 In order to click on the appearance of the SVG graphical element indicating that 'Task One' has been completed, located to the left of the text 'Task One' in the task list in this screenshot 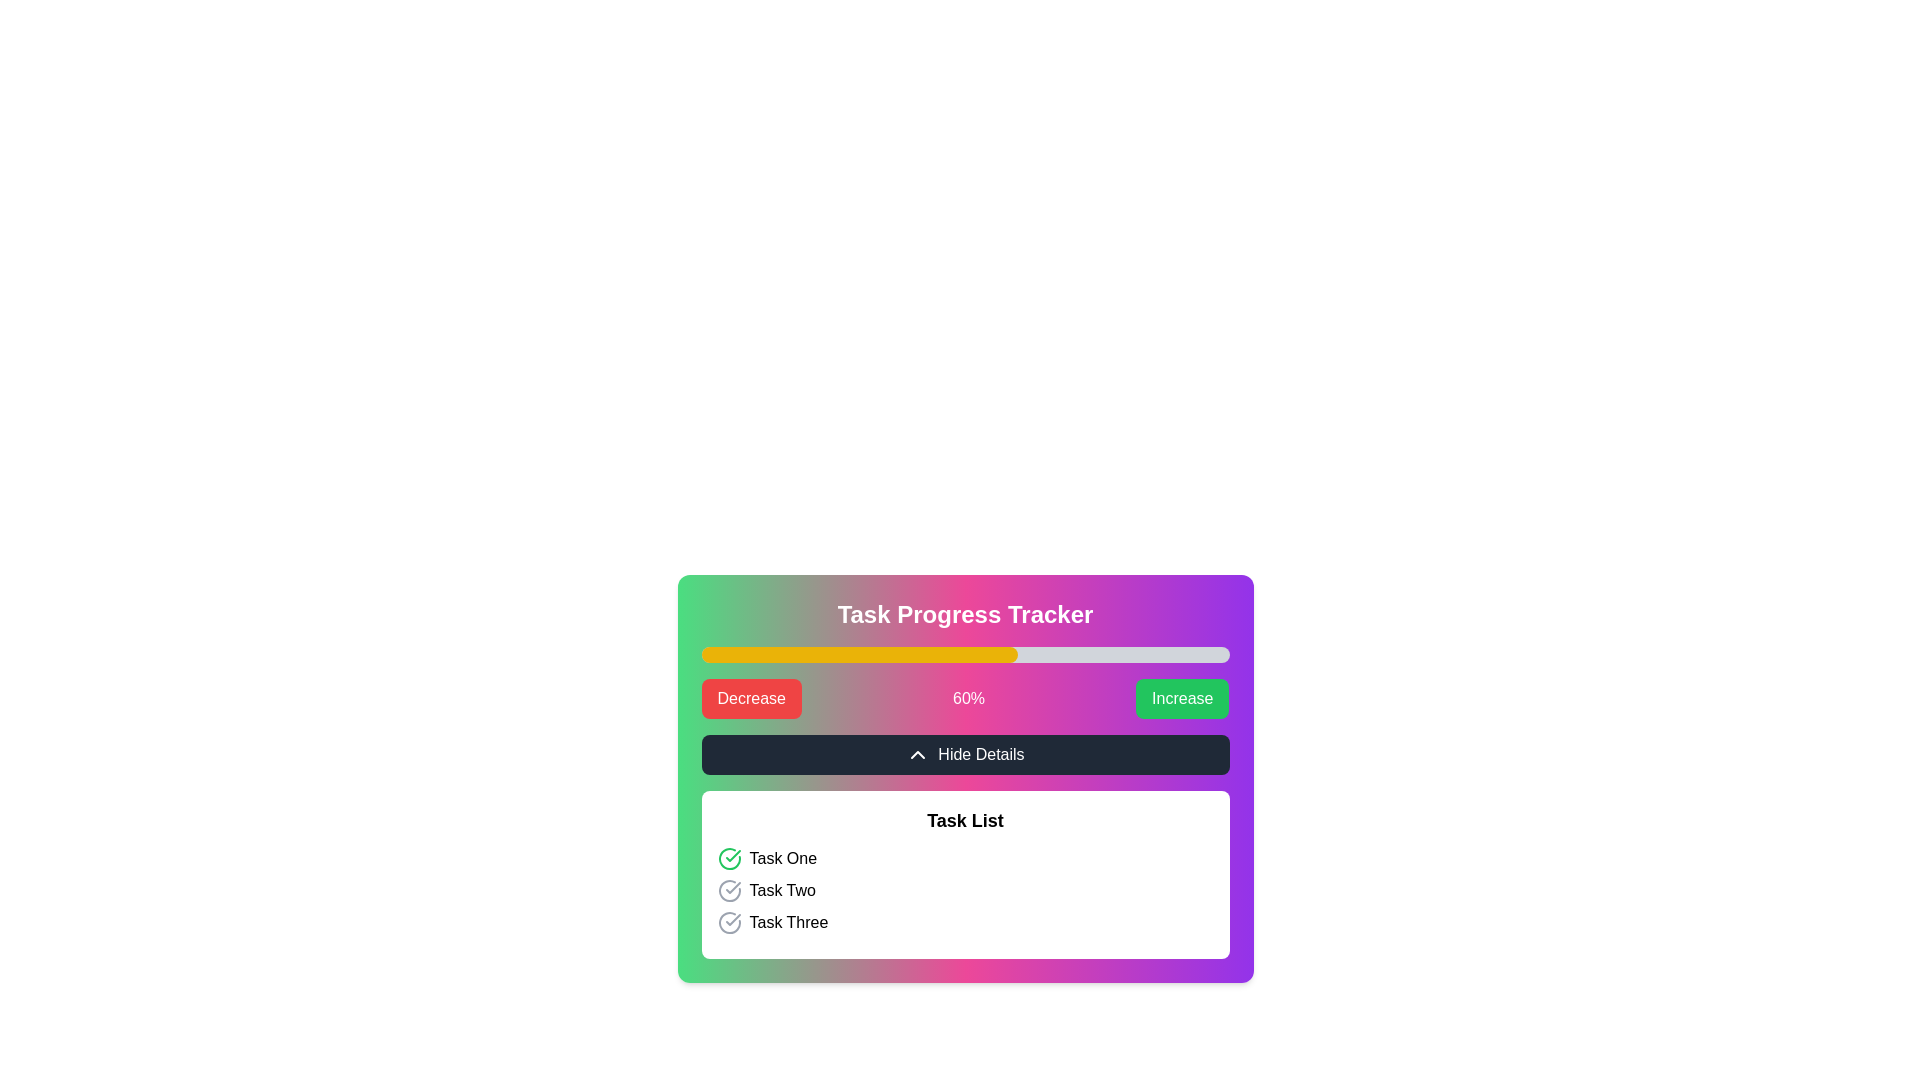, I will do `click(728, 858)`.